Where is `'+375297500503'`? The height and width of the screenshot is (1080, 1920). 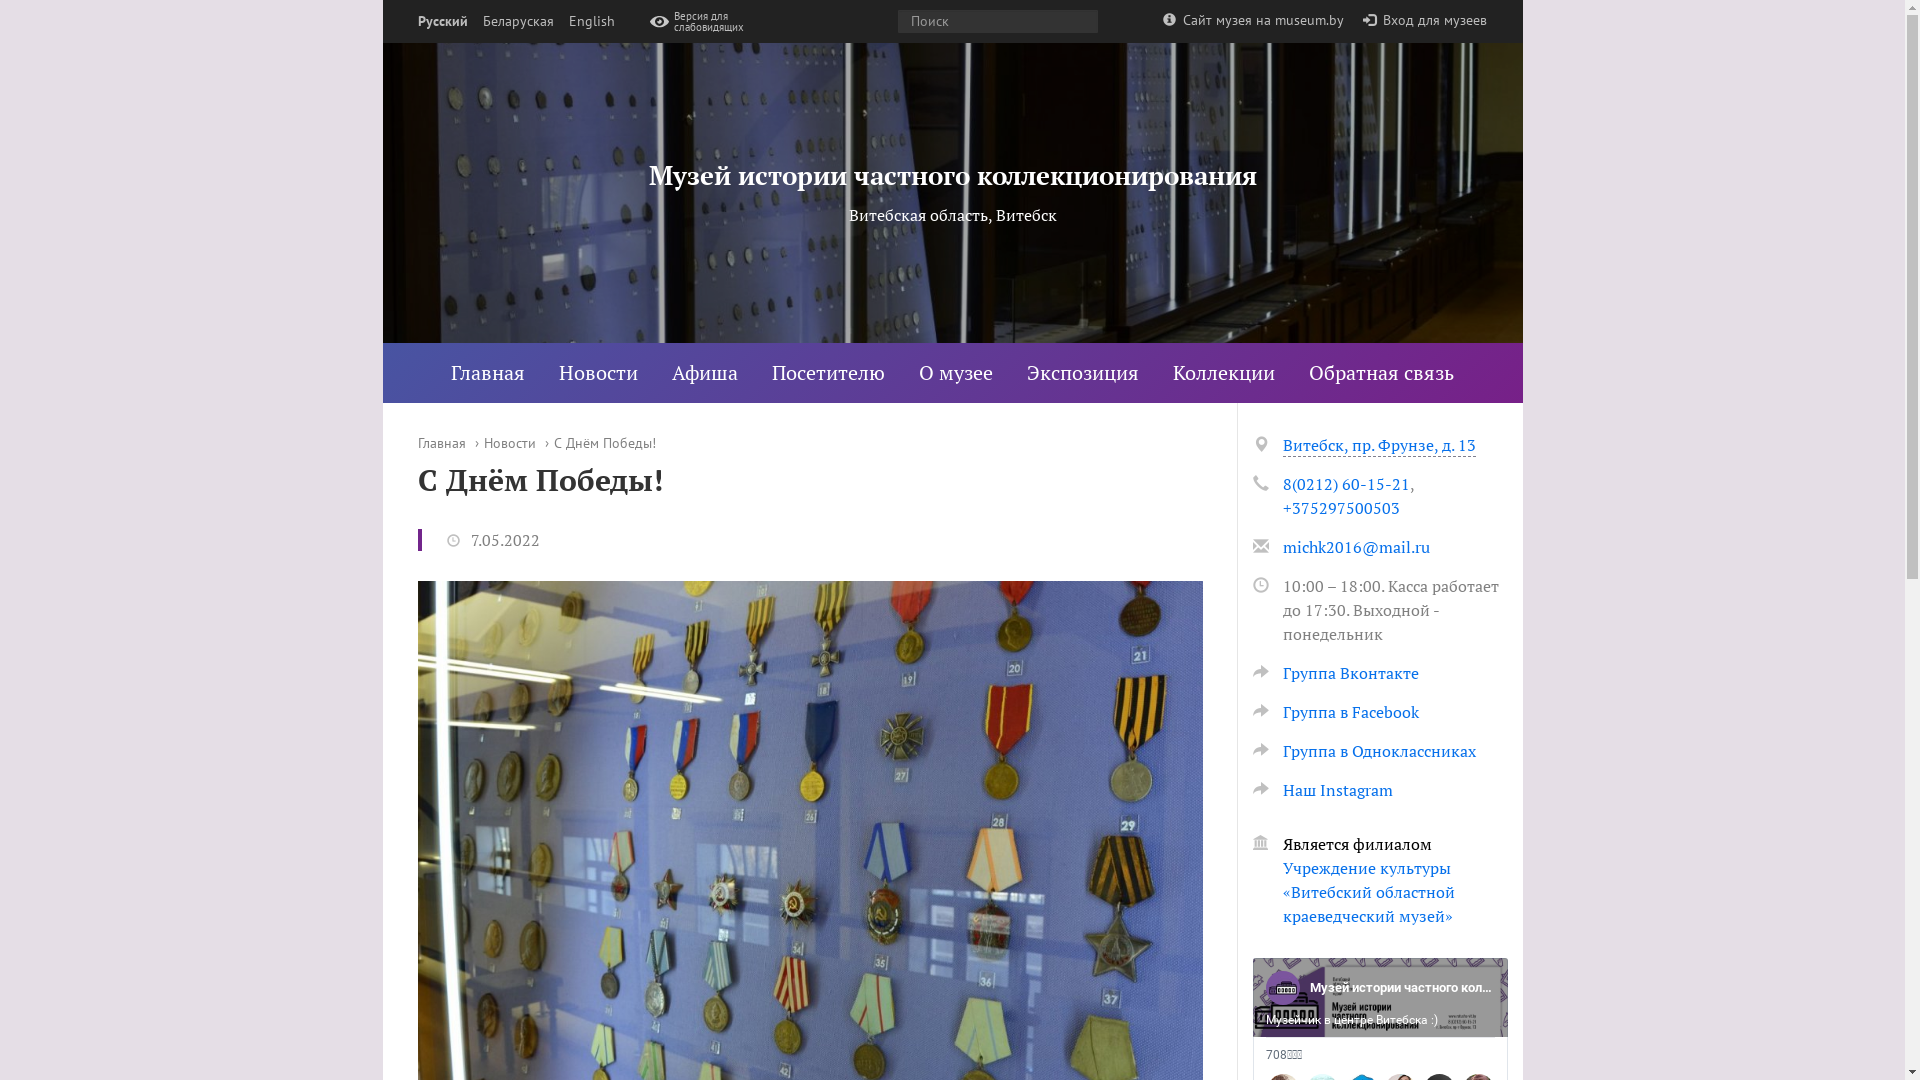 '+375297500503' is located at coordinates (1281, 507).